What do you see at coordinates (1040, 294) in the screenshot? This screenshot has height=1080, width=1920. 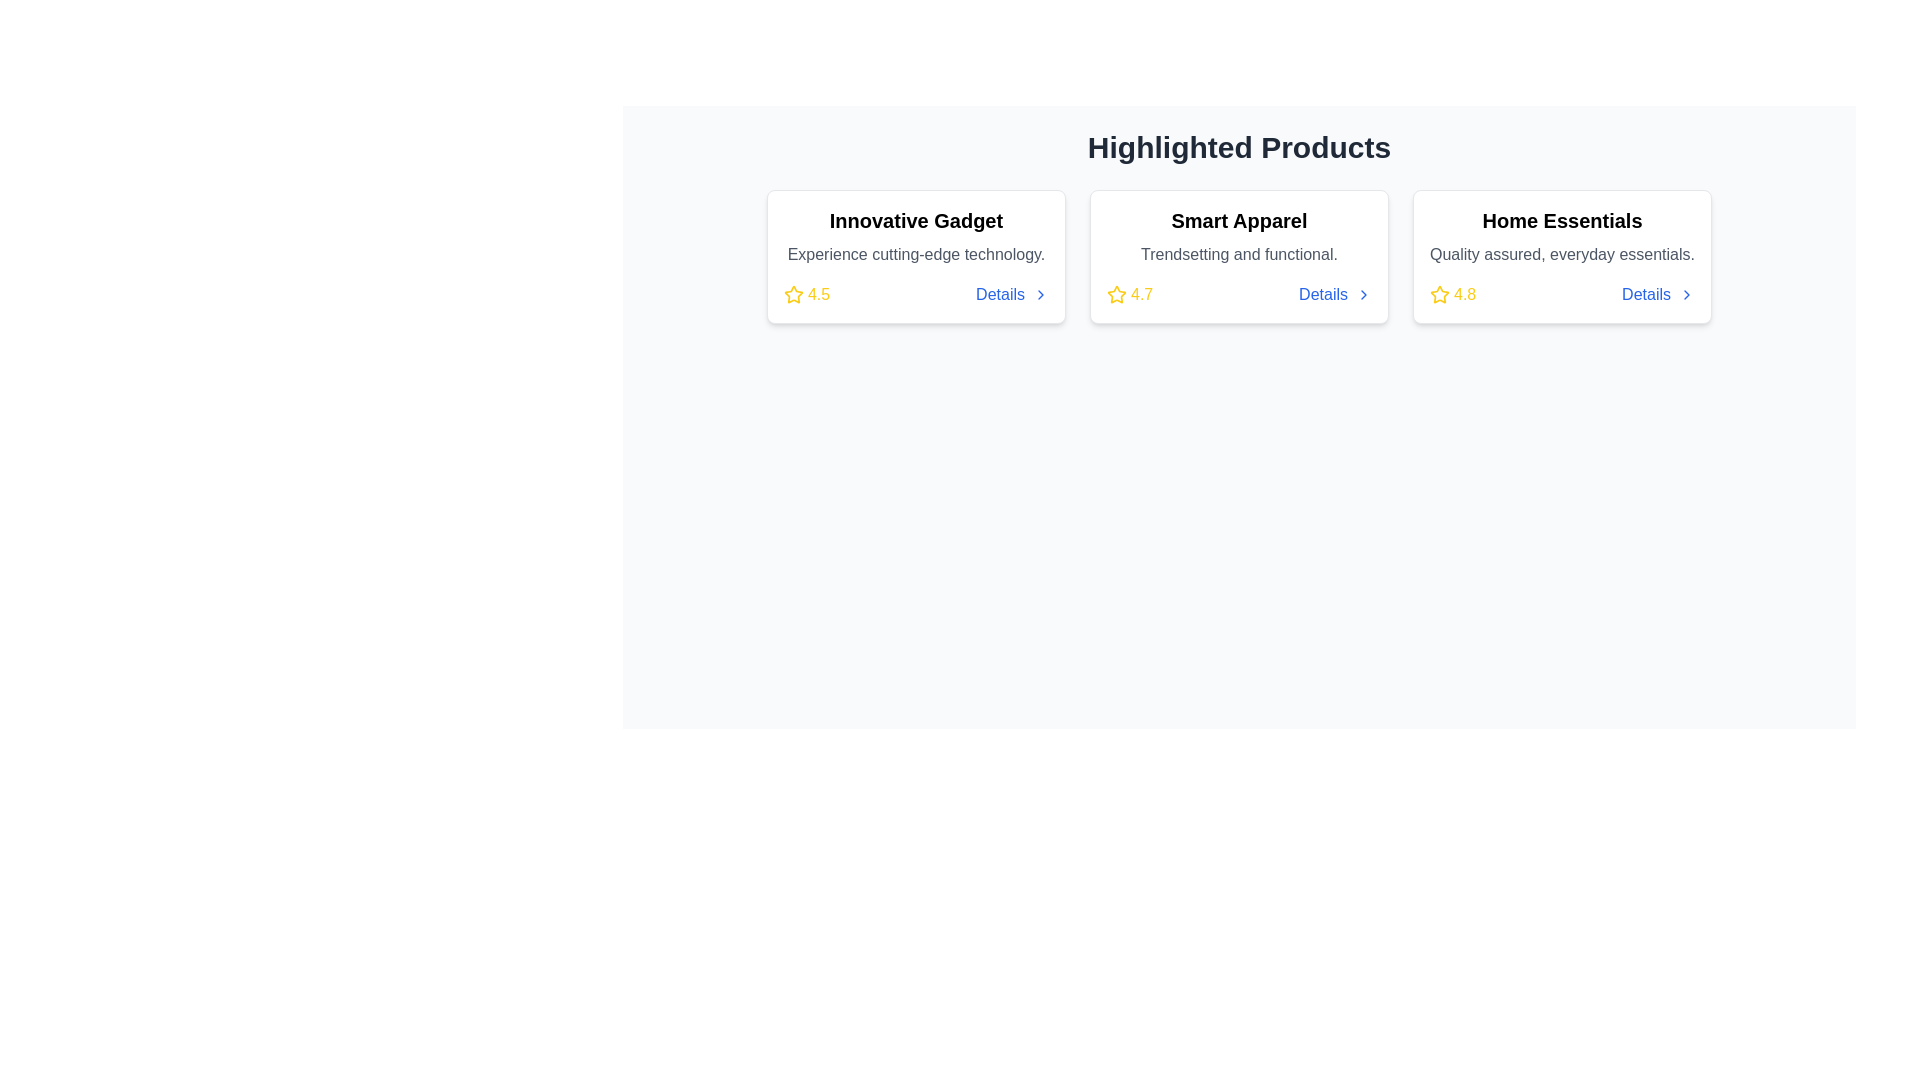 I see `the right-facing chevron icon located at the far right of the 'Details' link within the 'Innovative Gadget' card` at bounding box center [1040, 294].